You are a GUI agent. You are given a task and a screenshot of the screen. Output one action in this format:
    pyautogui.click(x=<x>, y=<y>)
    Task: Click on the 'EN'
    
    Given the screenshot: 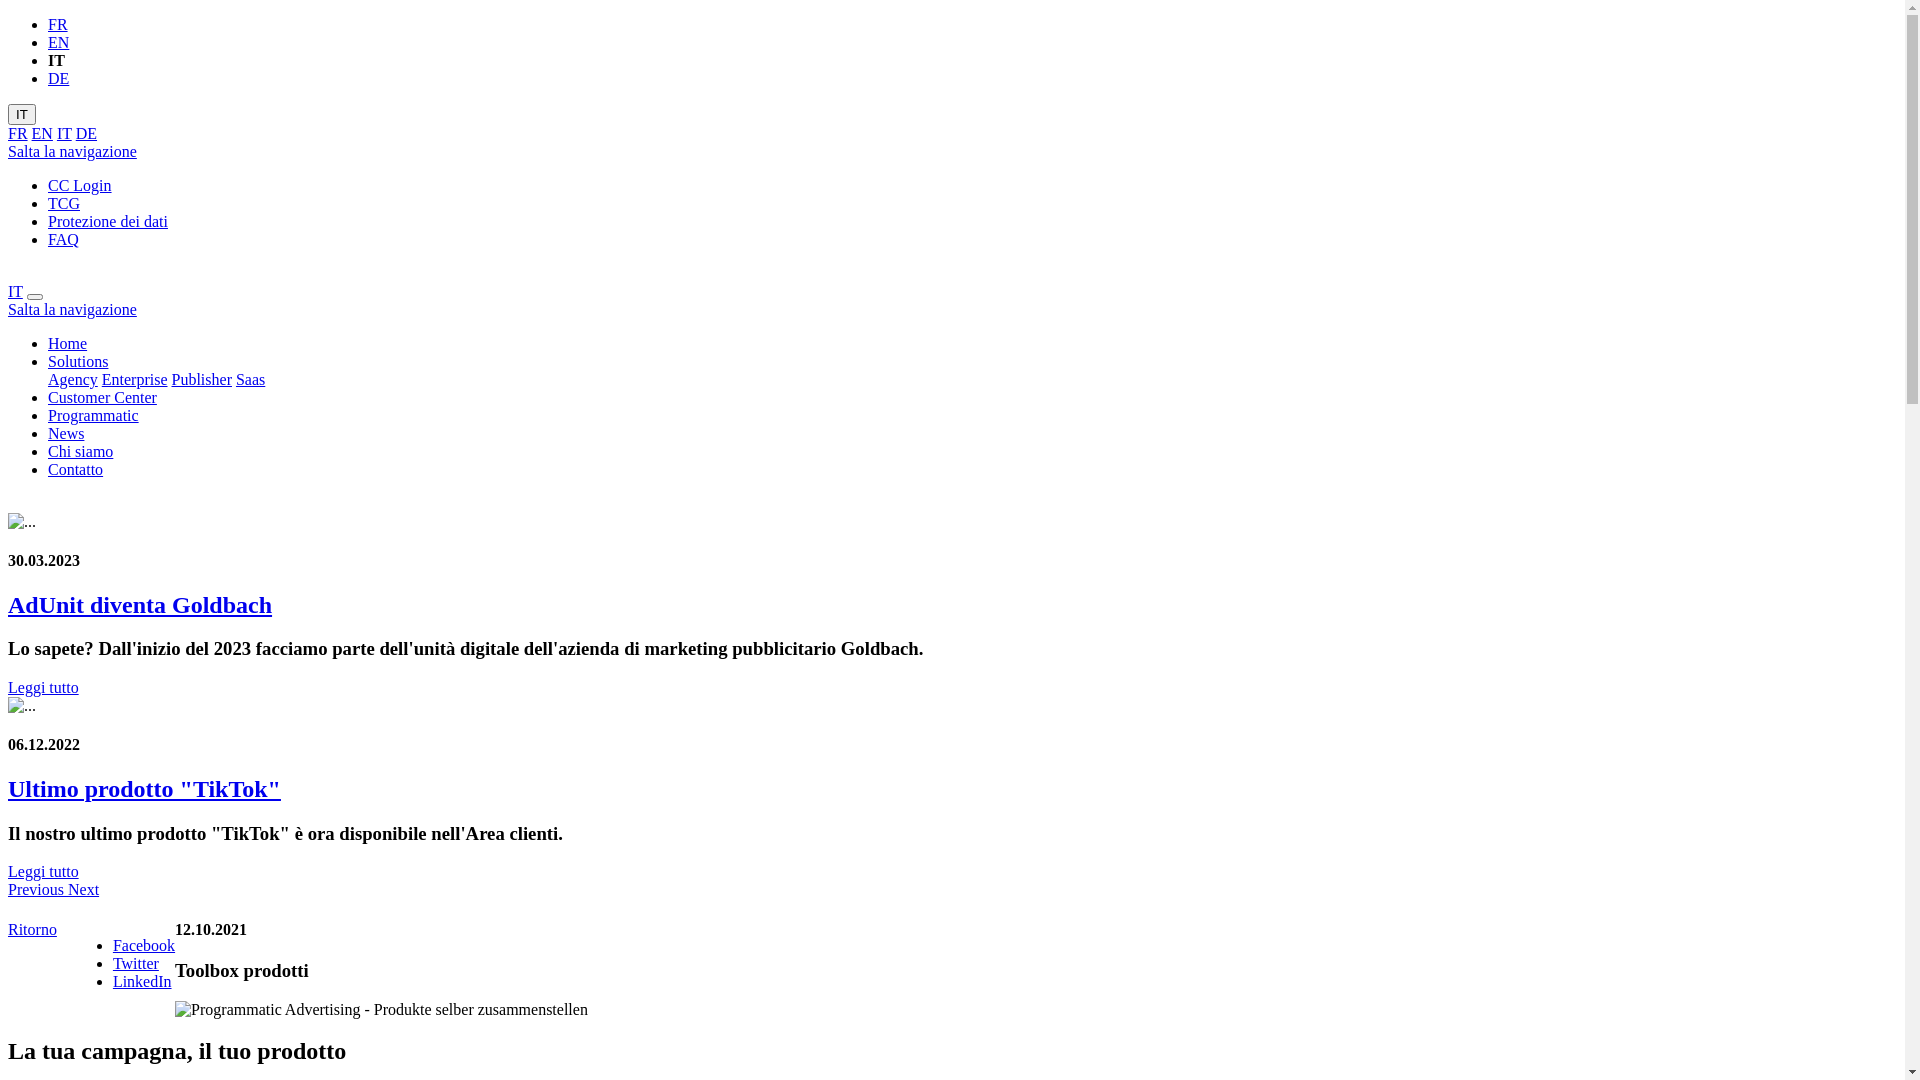 What is the action you would take?
    pyautogui.click(x=58, y=42)
    